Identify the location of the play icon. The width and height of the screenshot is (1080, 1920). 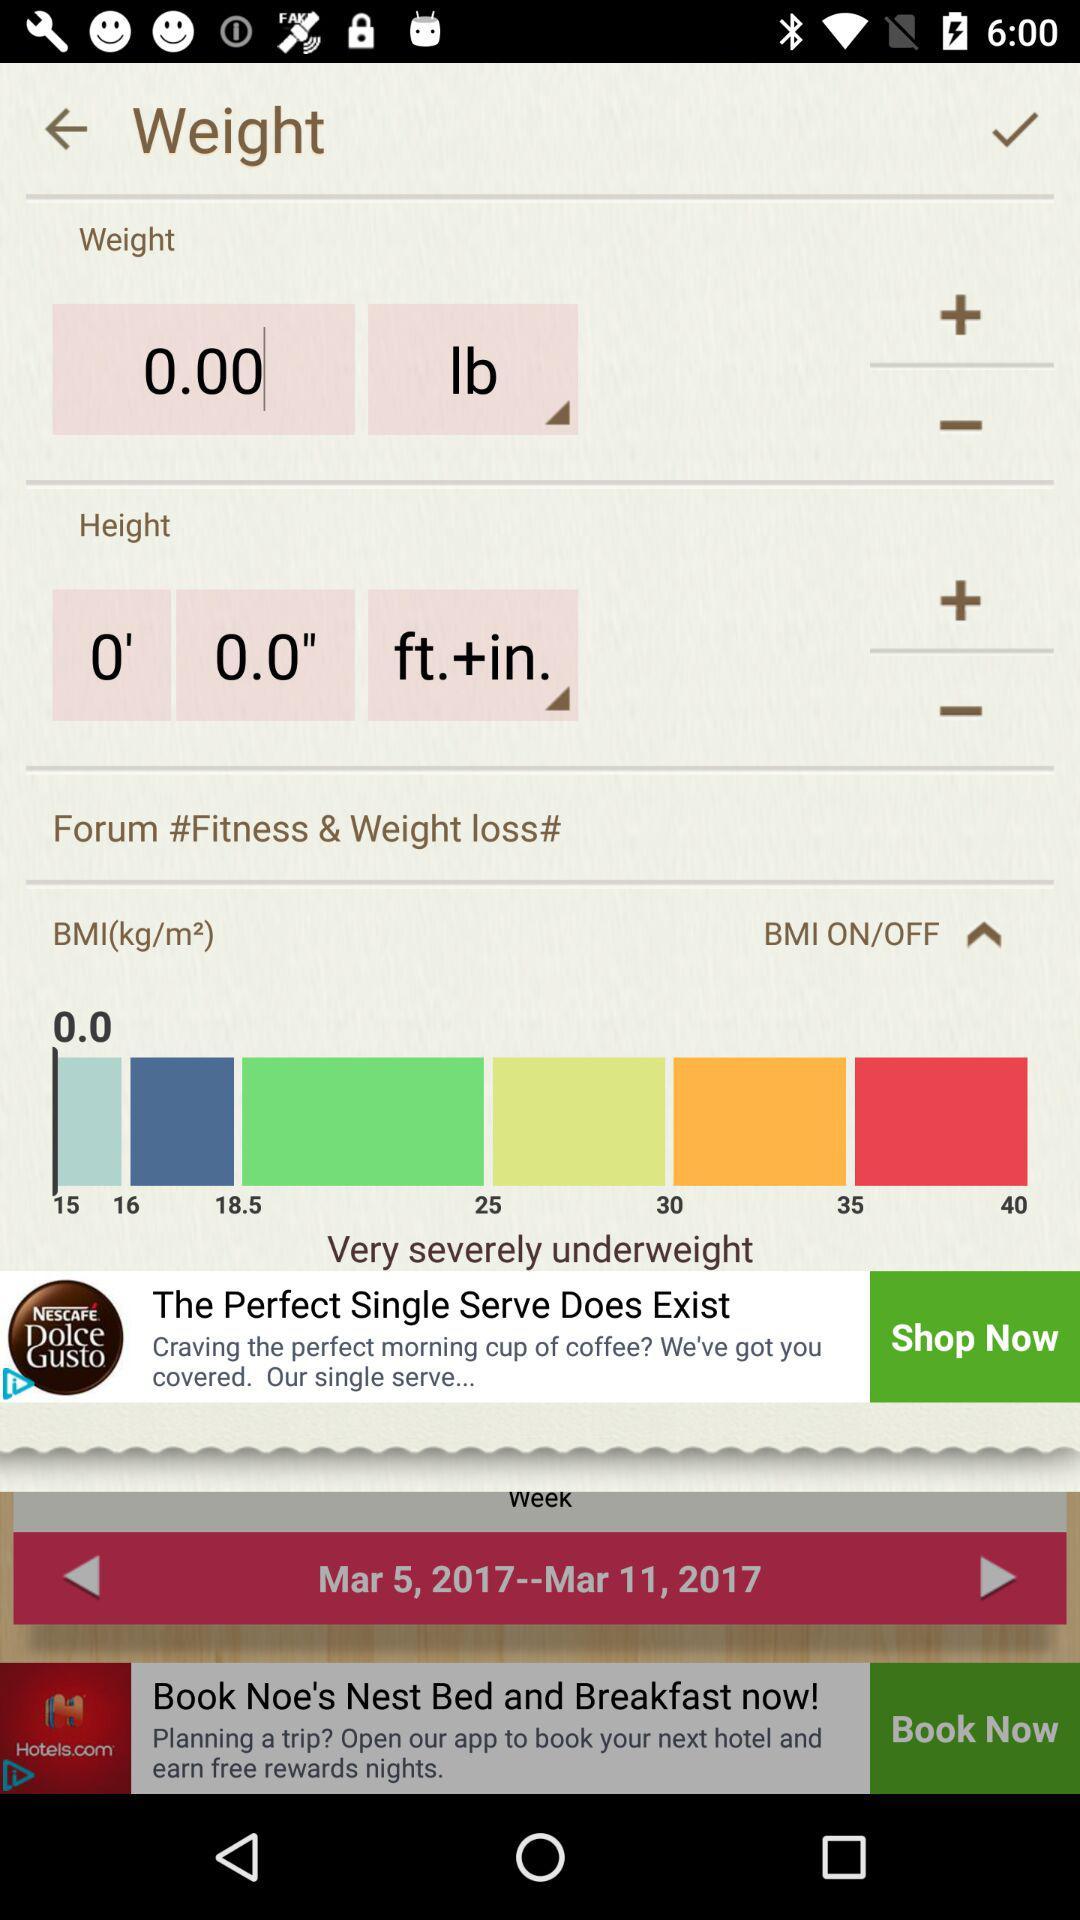
(18, 1382).